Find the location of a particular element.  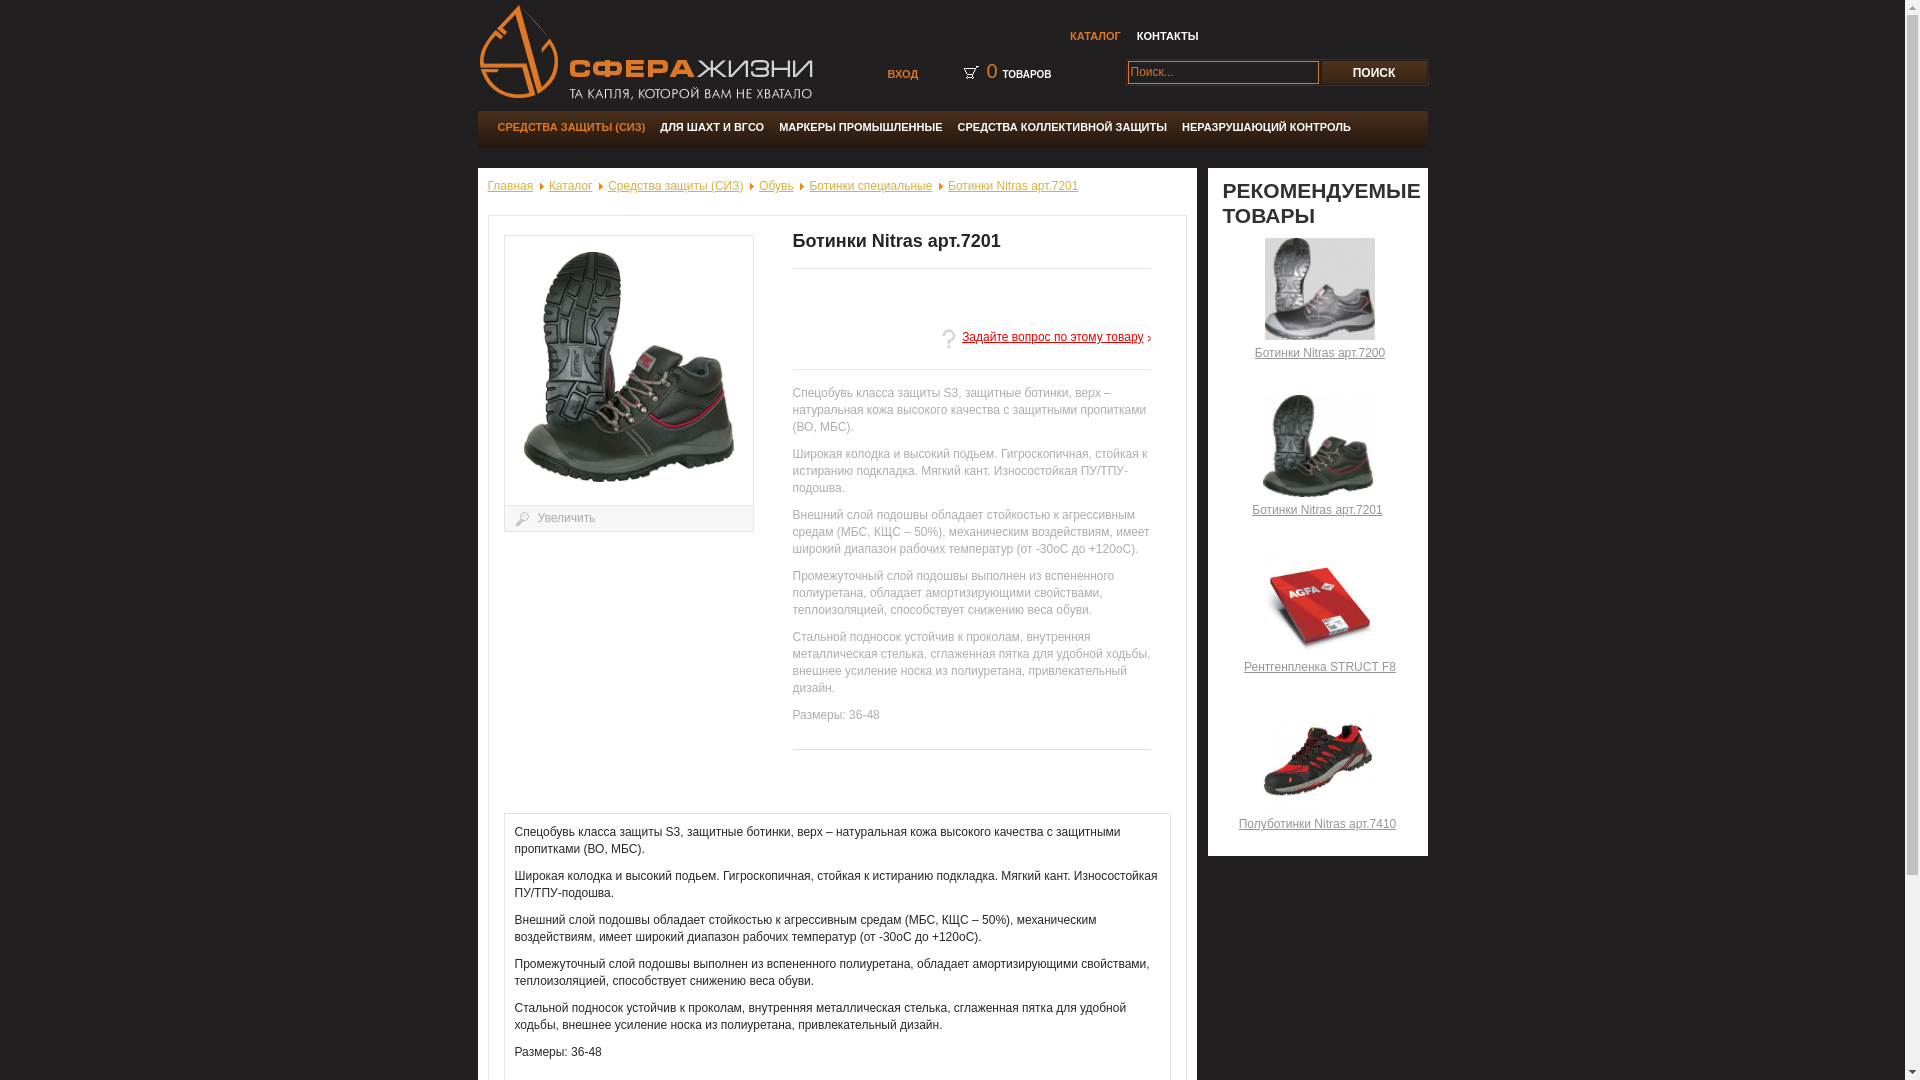

'0' is located at coordinates (985, 69).